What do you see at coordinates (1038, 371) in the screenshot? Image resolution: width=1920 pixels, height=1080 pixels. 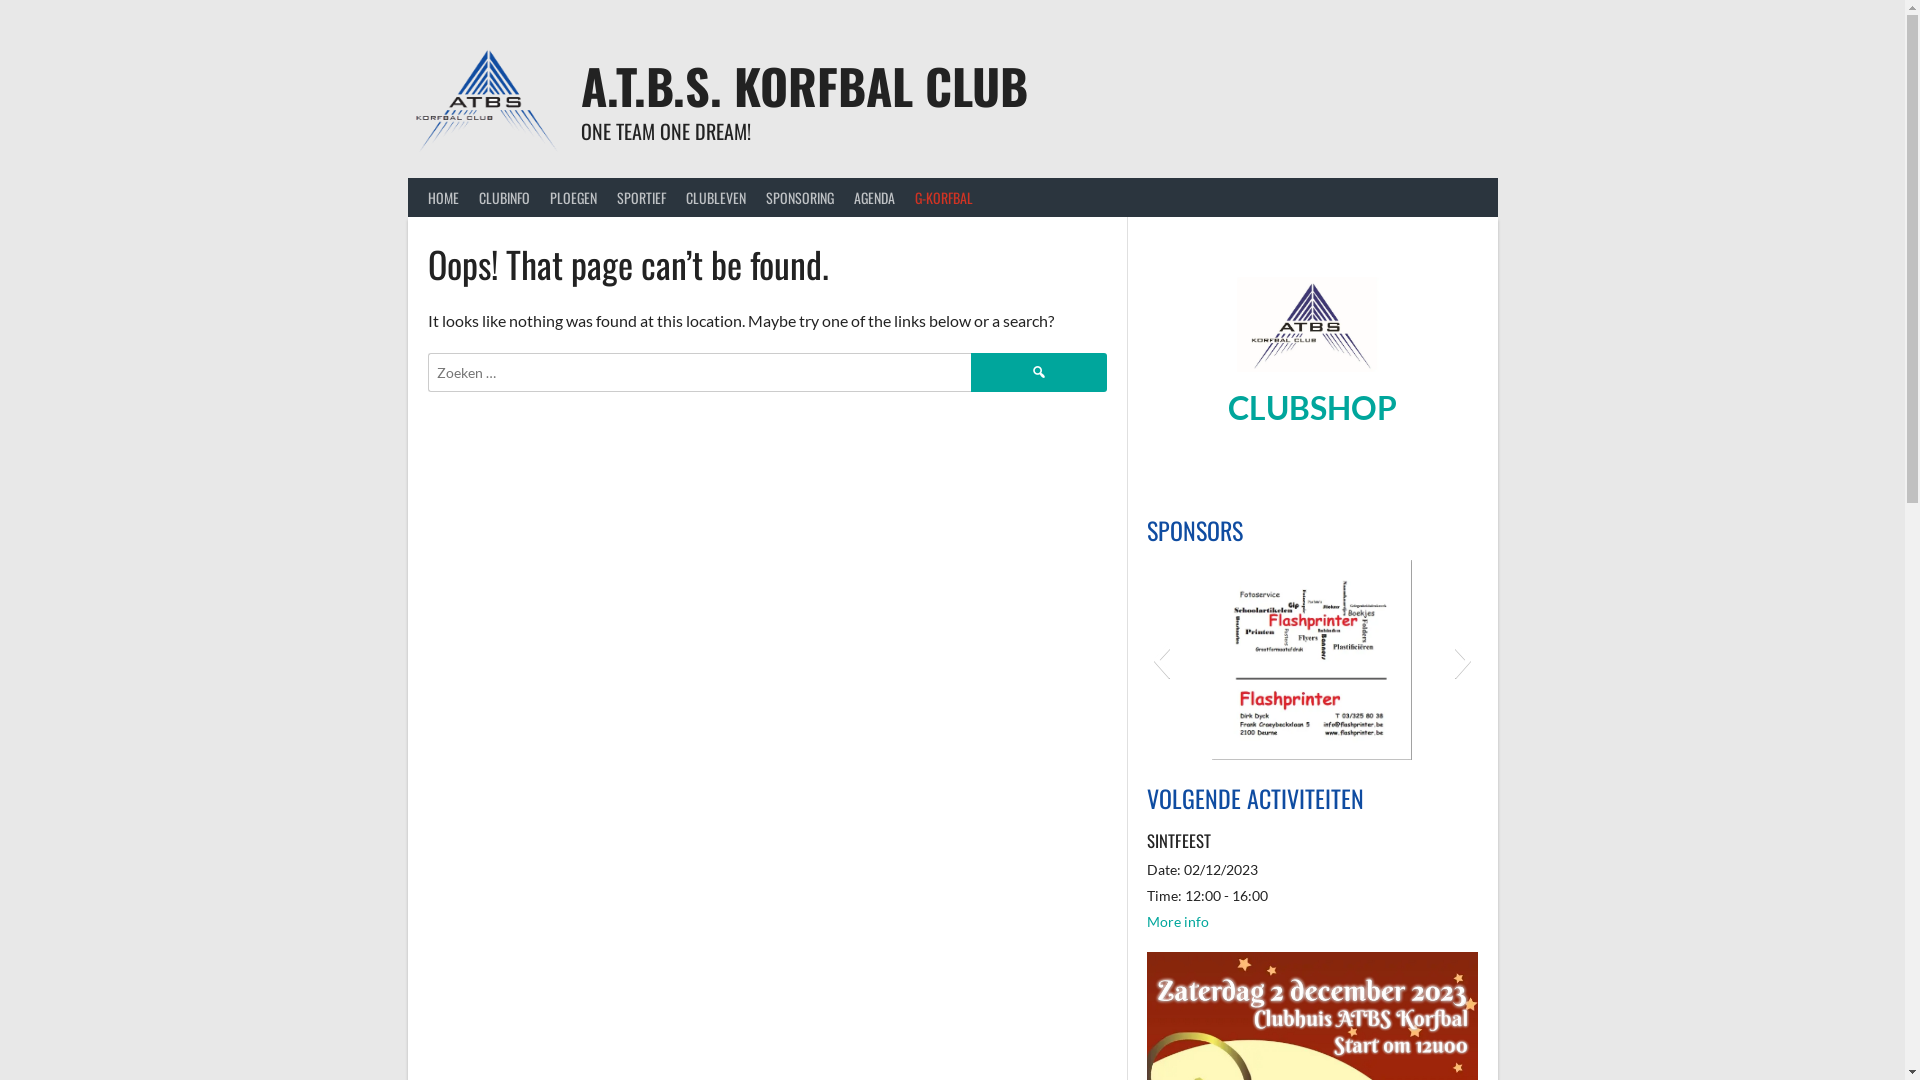 I see `'Zoeken'` at bounding box center [1038, 371].